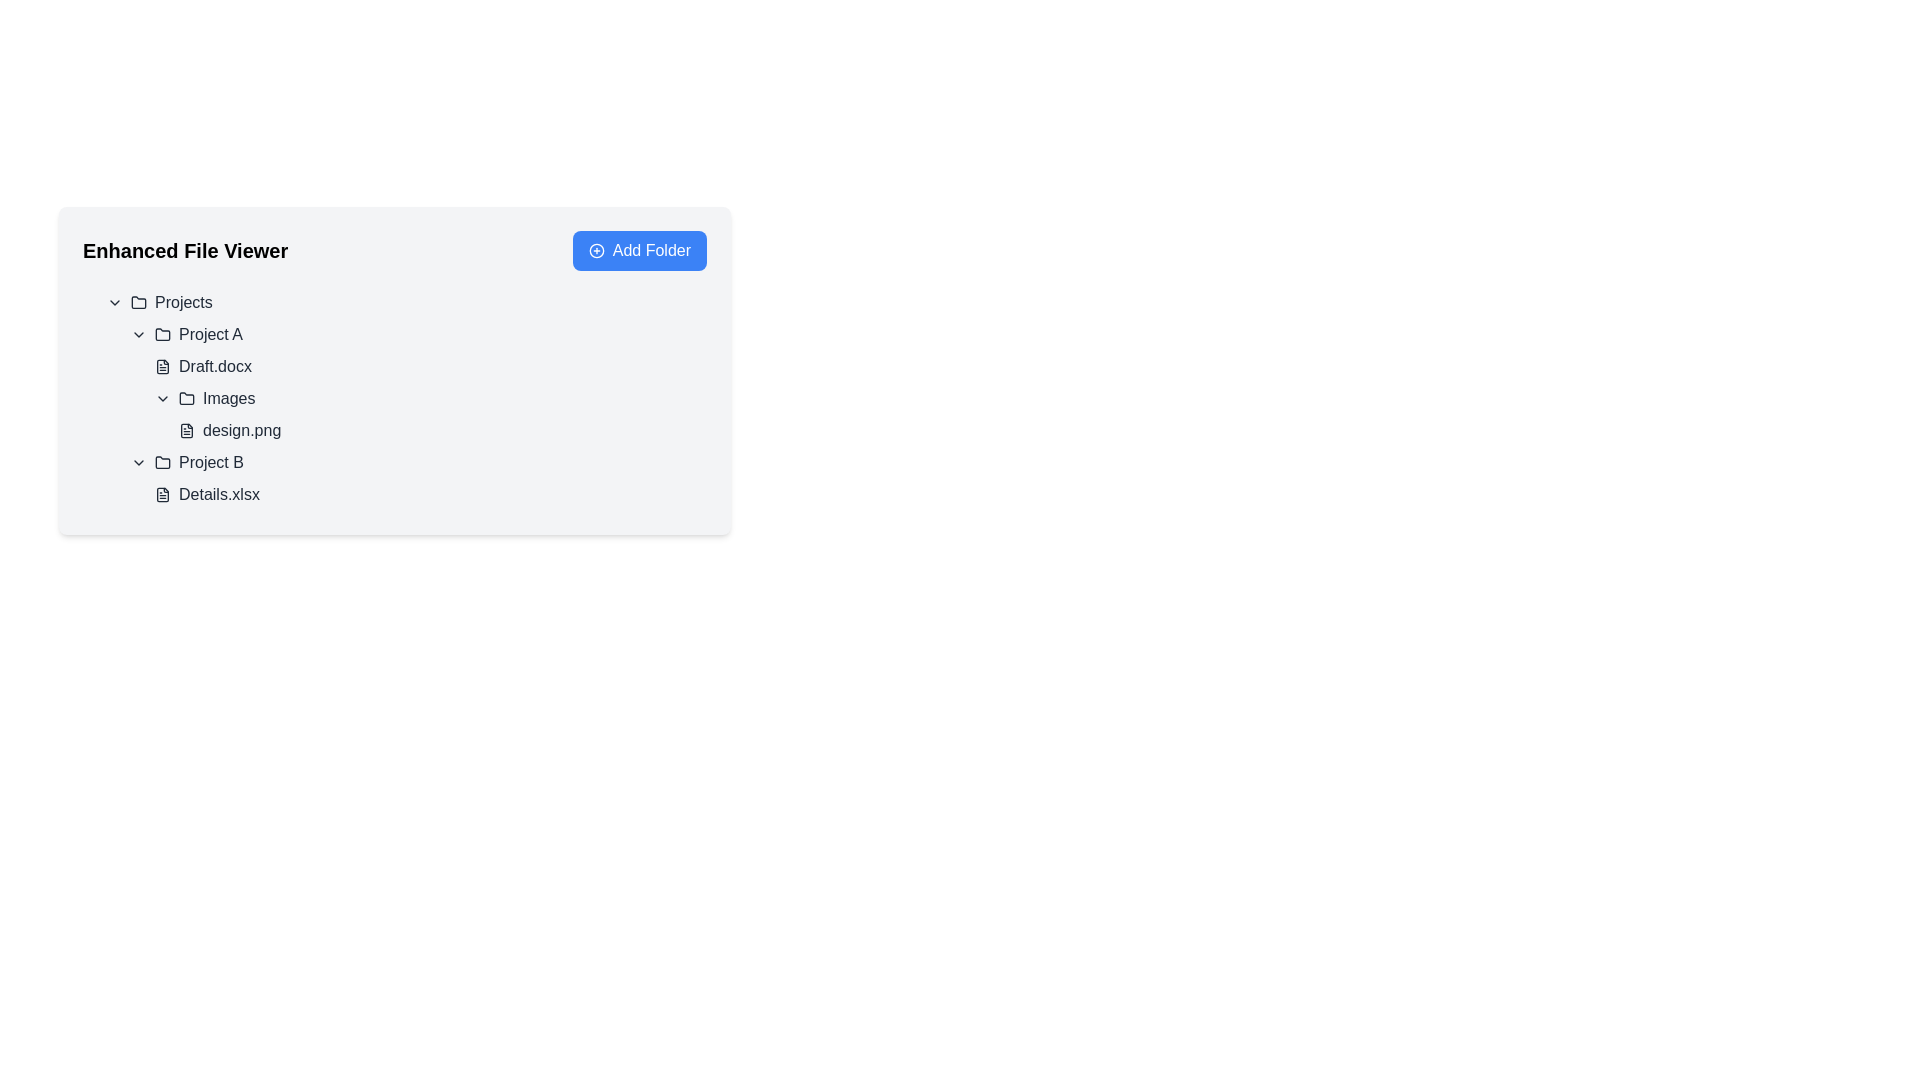 The image size is (1920, 1080). I want to click on to select the 'Images' folder text label located under 'Project A' and above 'design.png', so click(229, 398).